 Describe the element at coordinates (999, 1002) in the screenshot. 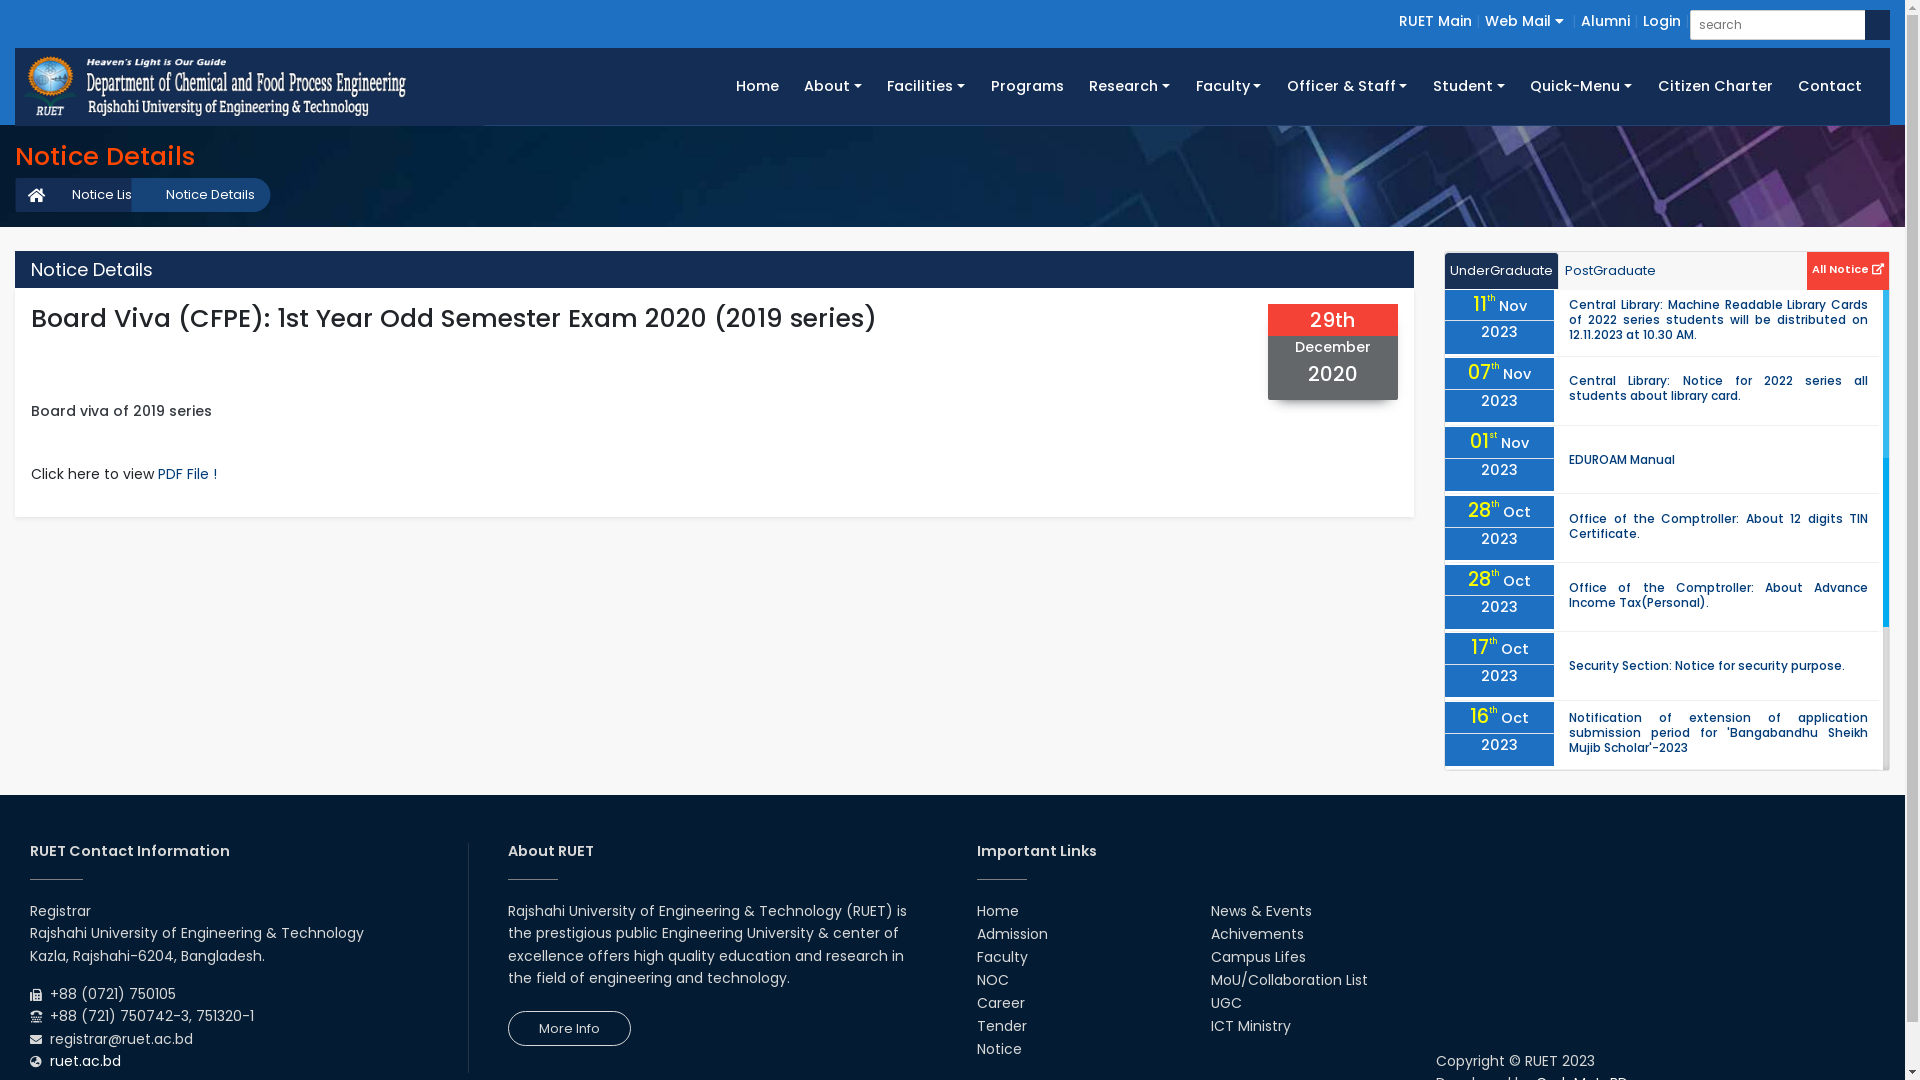

I see `'Career'` at that location.